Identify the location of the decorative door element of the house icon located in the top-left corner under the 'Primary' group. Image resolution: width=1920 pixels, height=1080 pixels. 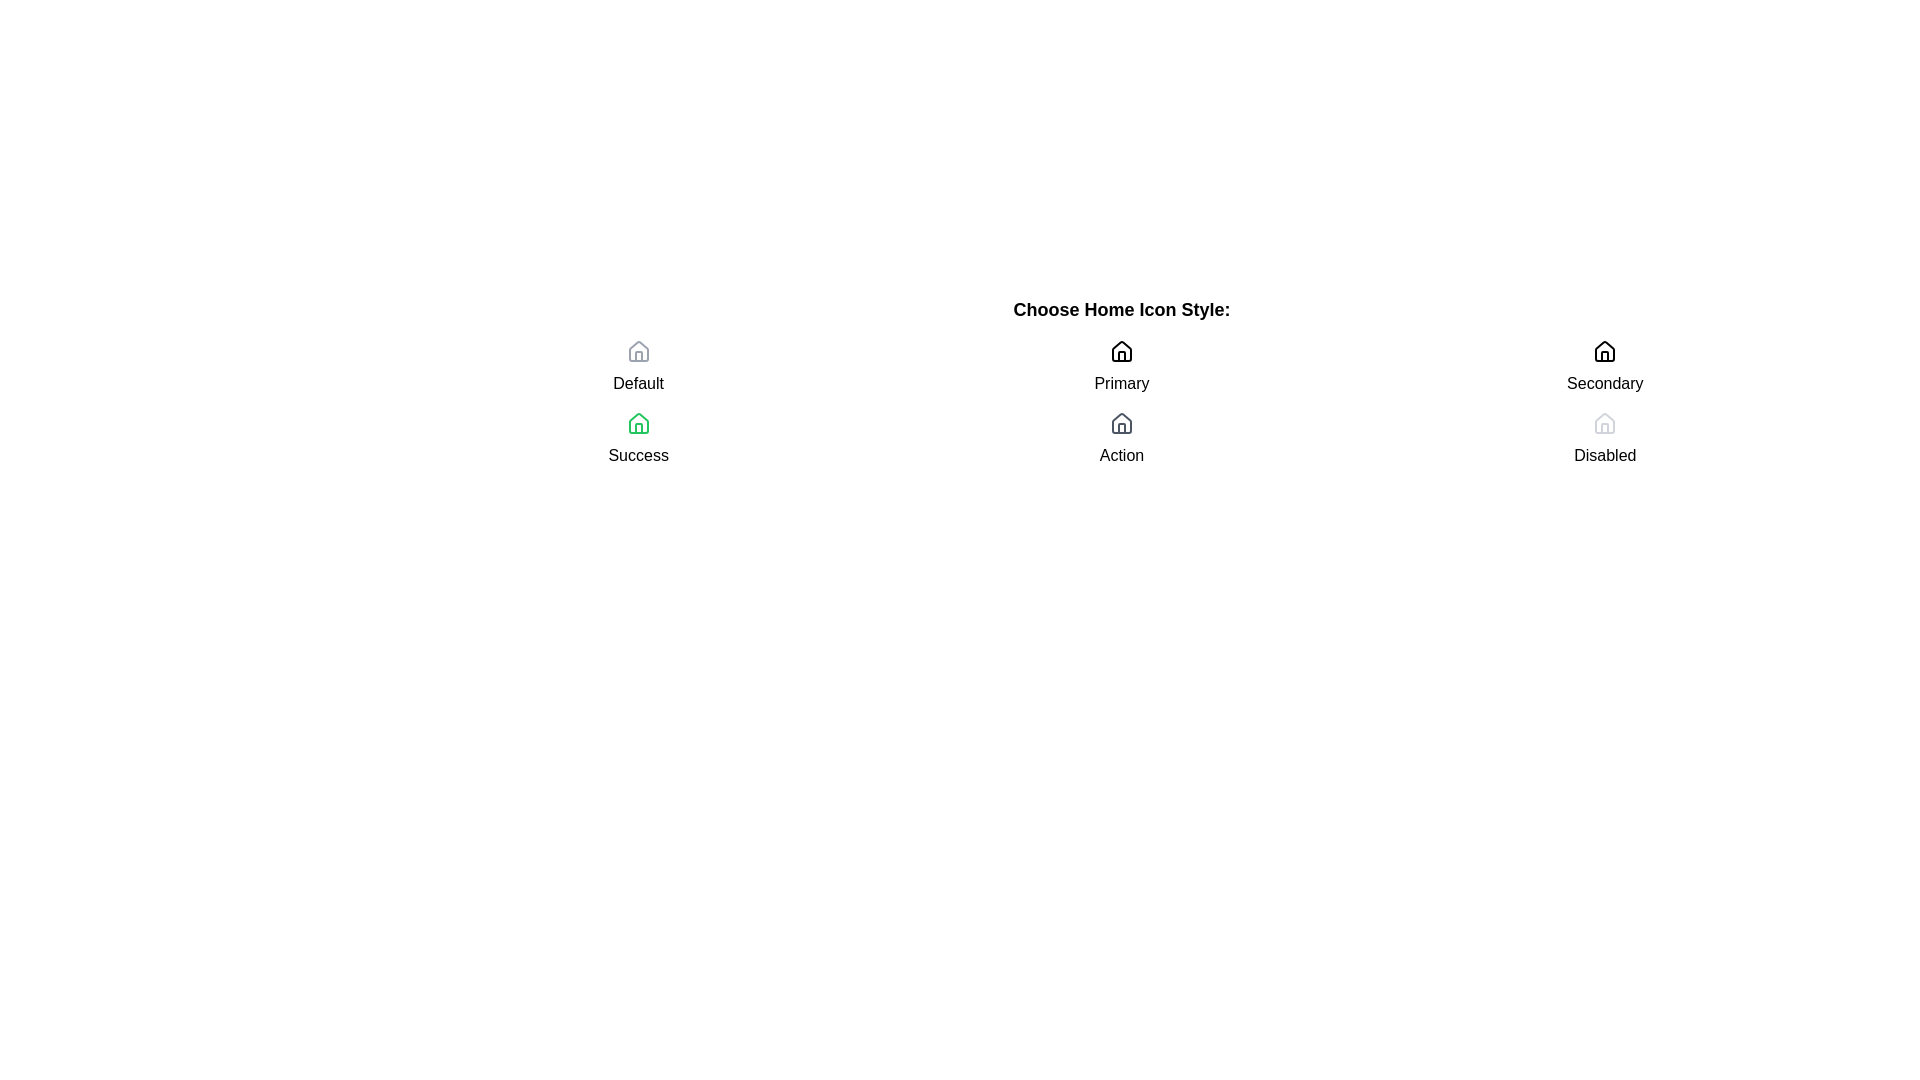
(1122, 355).